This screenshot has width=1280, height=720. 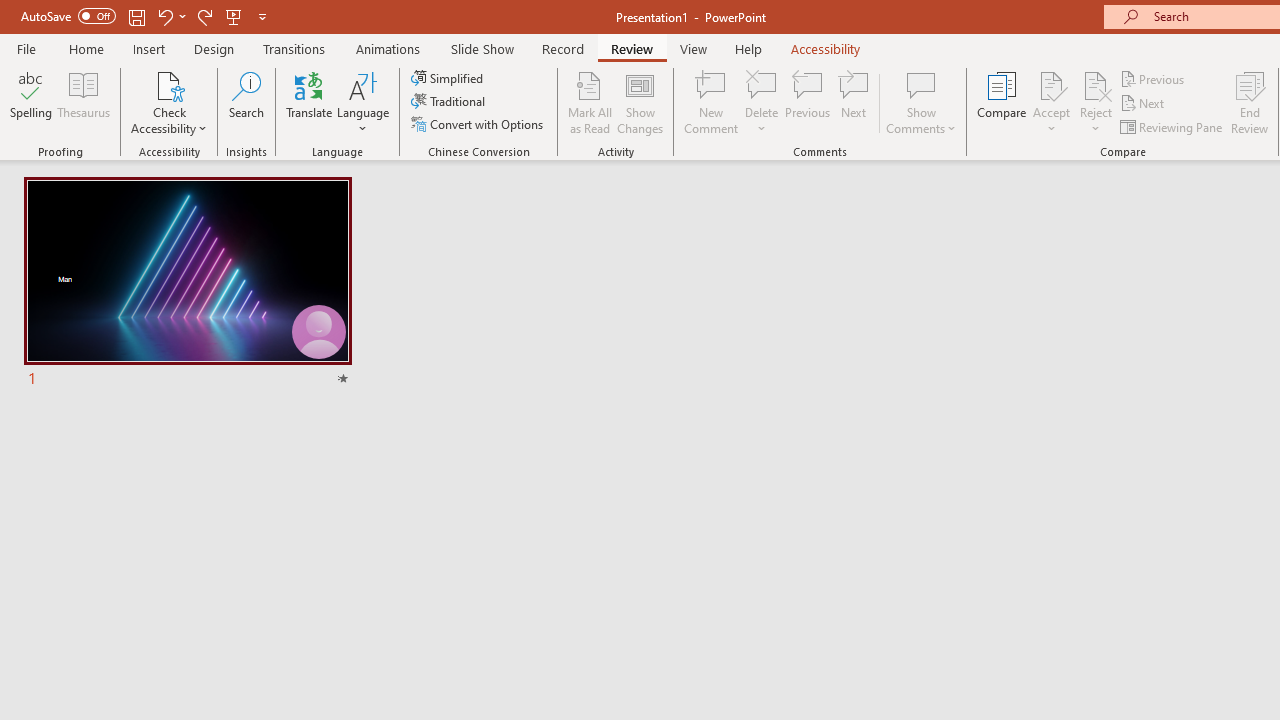 I want to click on 'Previous', so click(x=1153, y=78).